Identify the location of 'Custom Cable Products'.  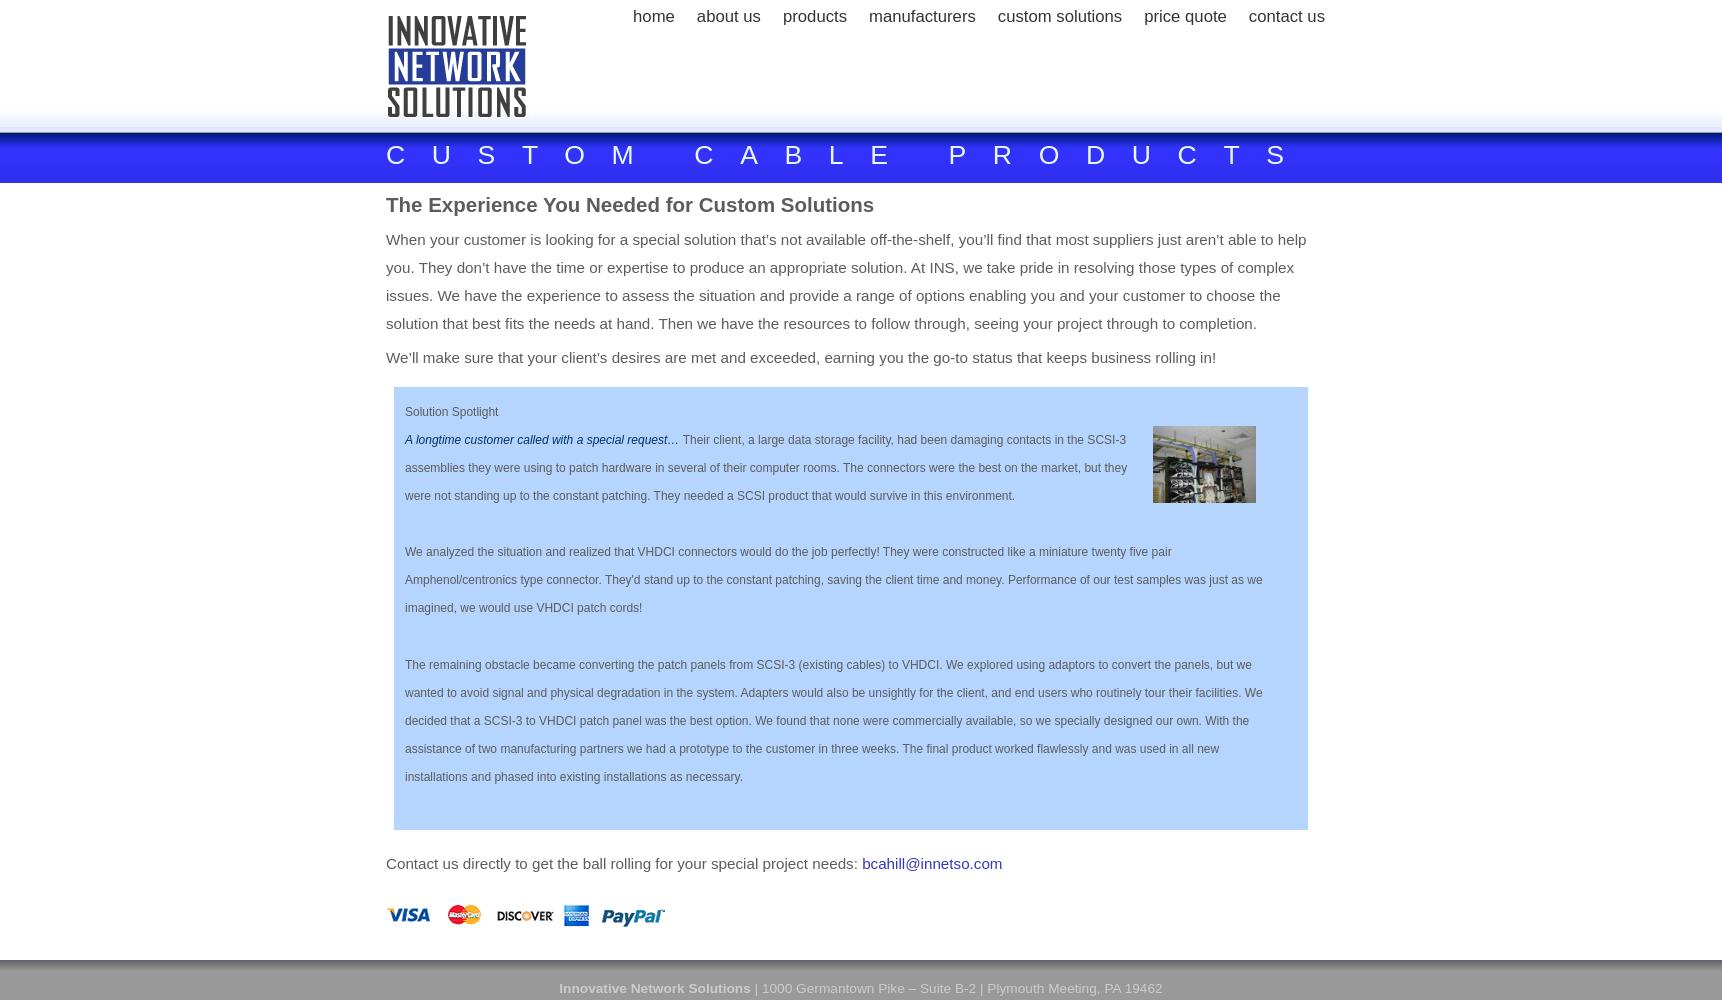
(847, 155).